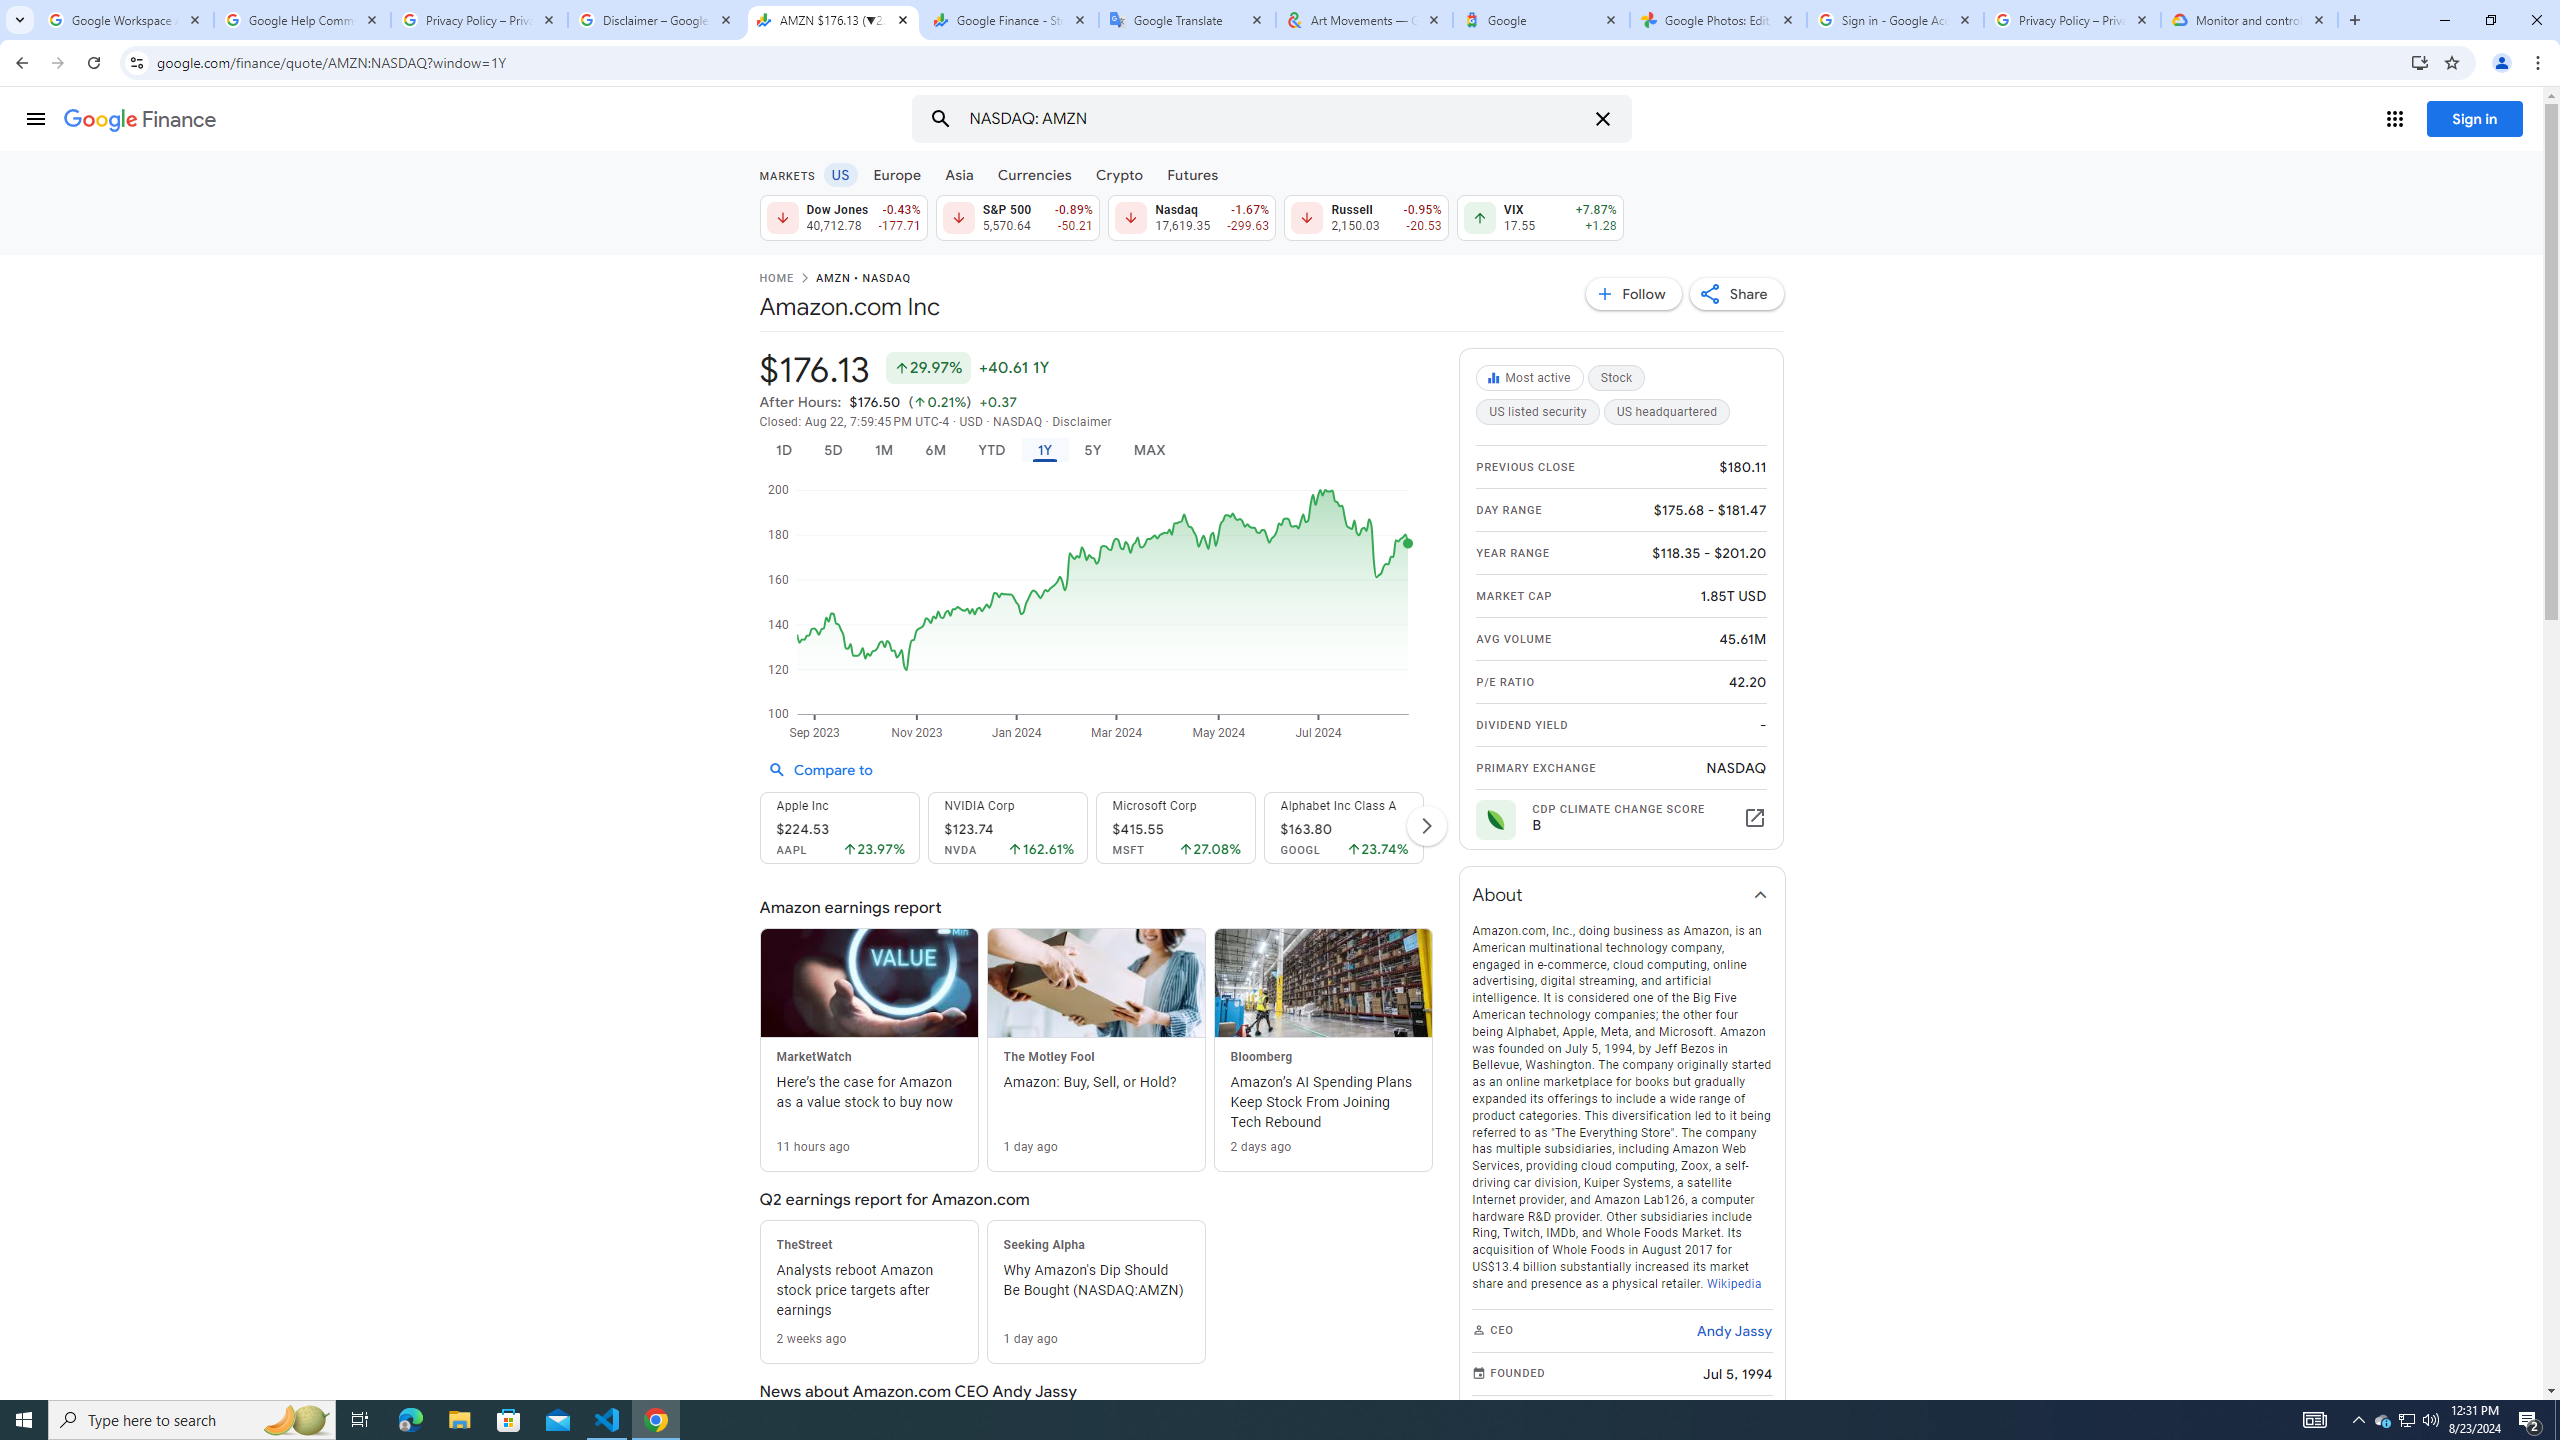 The image size is (2560, 1440). What do you see at coordinates (1736, 292) in the screenshot?
I see `'Share'` at bounding box center [1736, 292].